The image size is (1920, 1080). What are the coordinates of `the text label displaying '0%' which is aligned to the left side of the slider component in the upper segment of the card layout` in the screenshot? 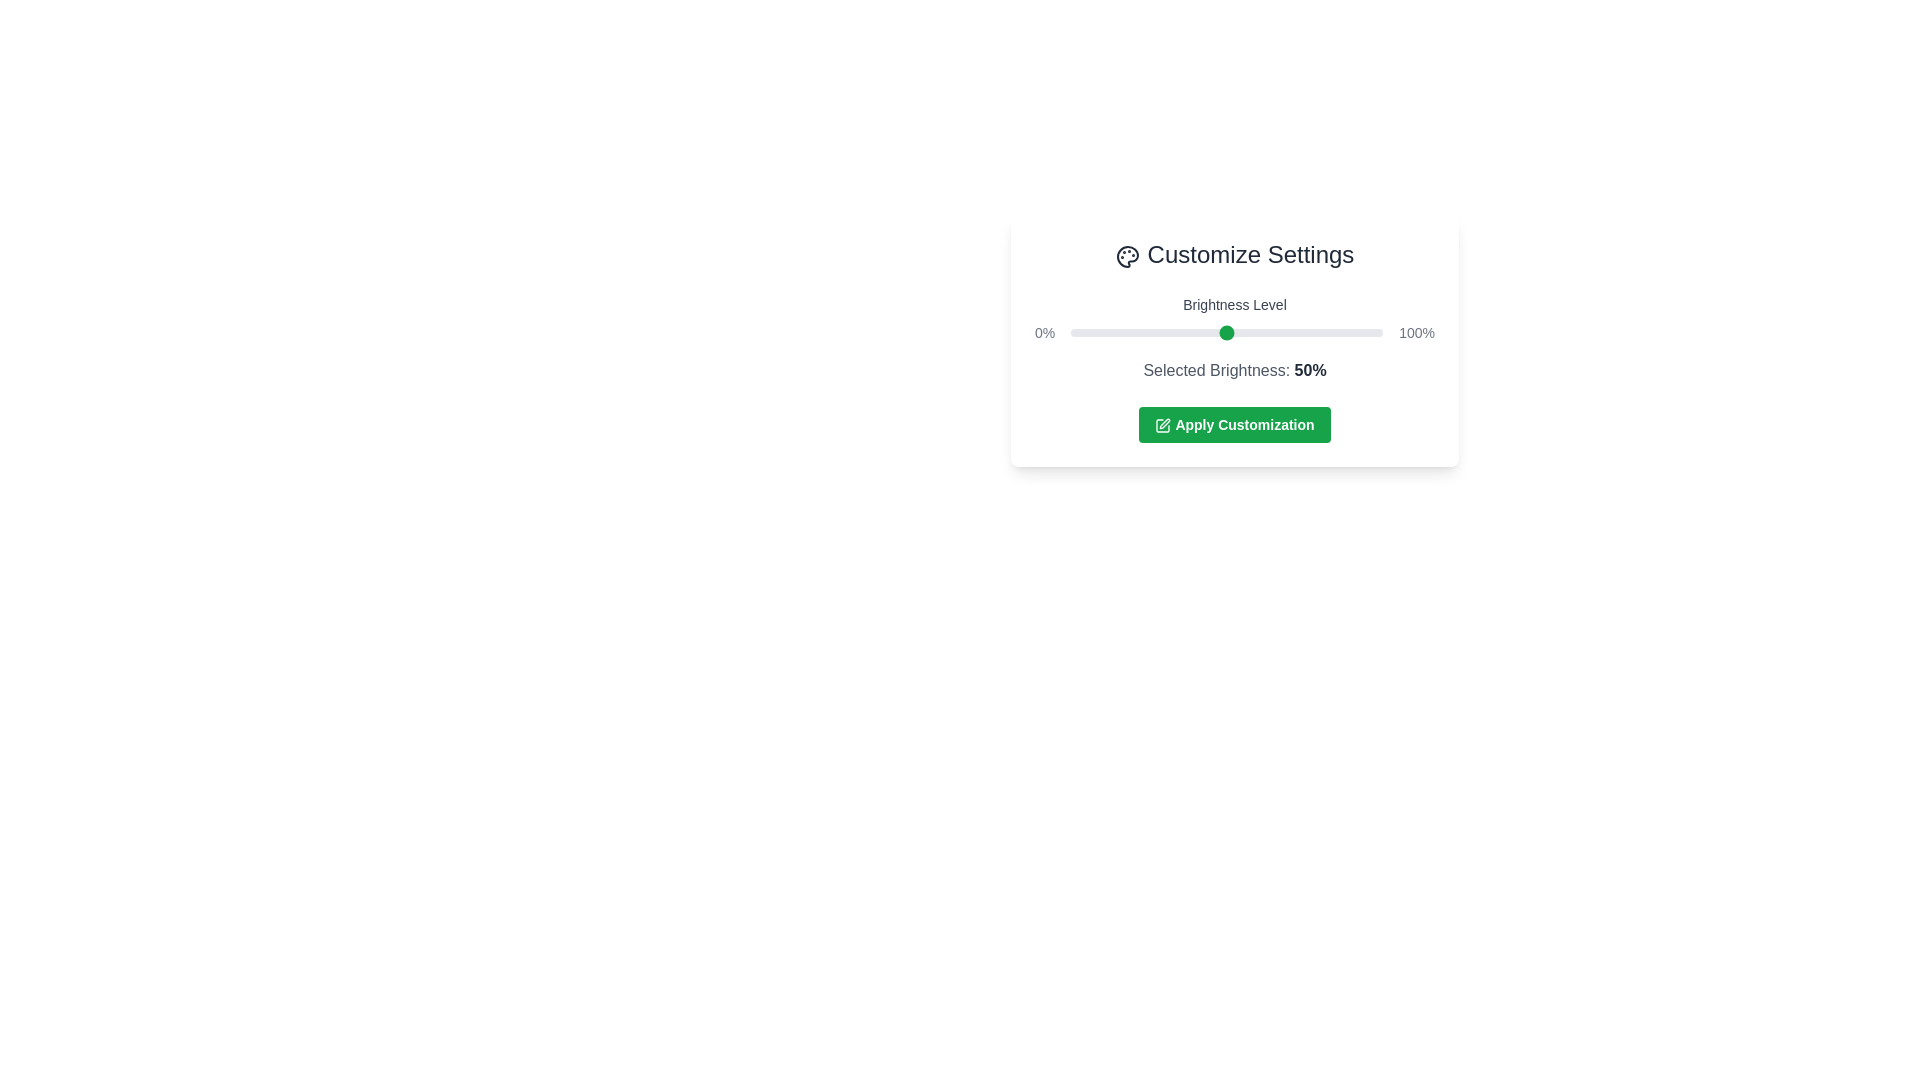 It's located at (1044, 331).